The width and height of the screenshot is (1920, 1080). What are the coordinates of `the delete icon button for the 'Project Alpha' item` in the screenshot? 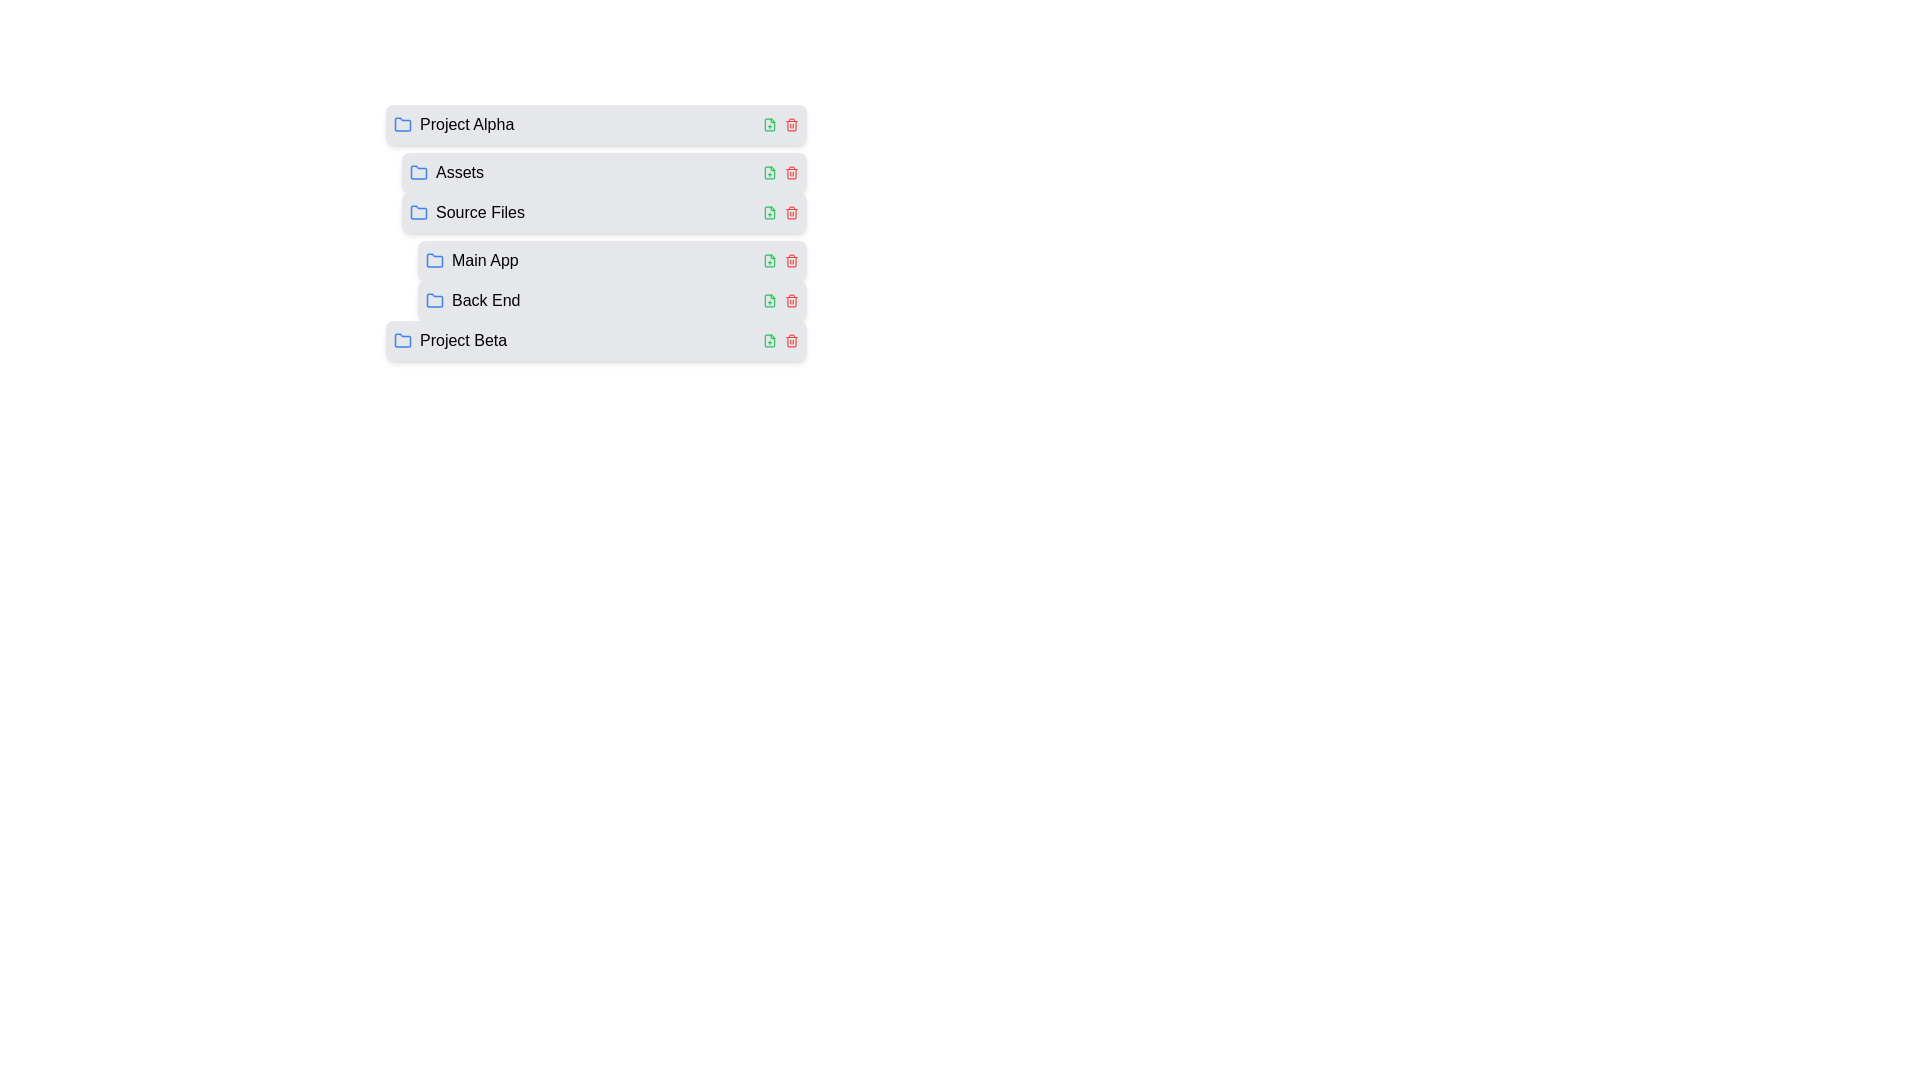 It's located at (791, 124).